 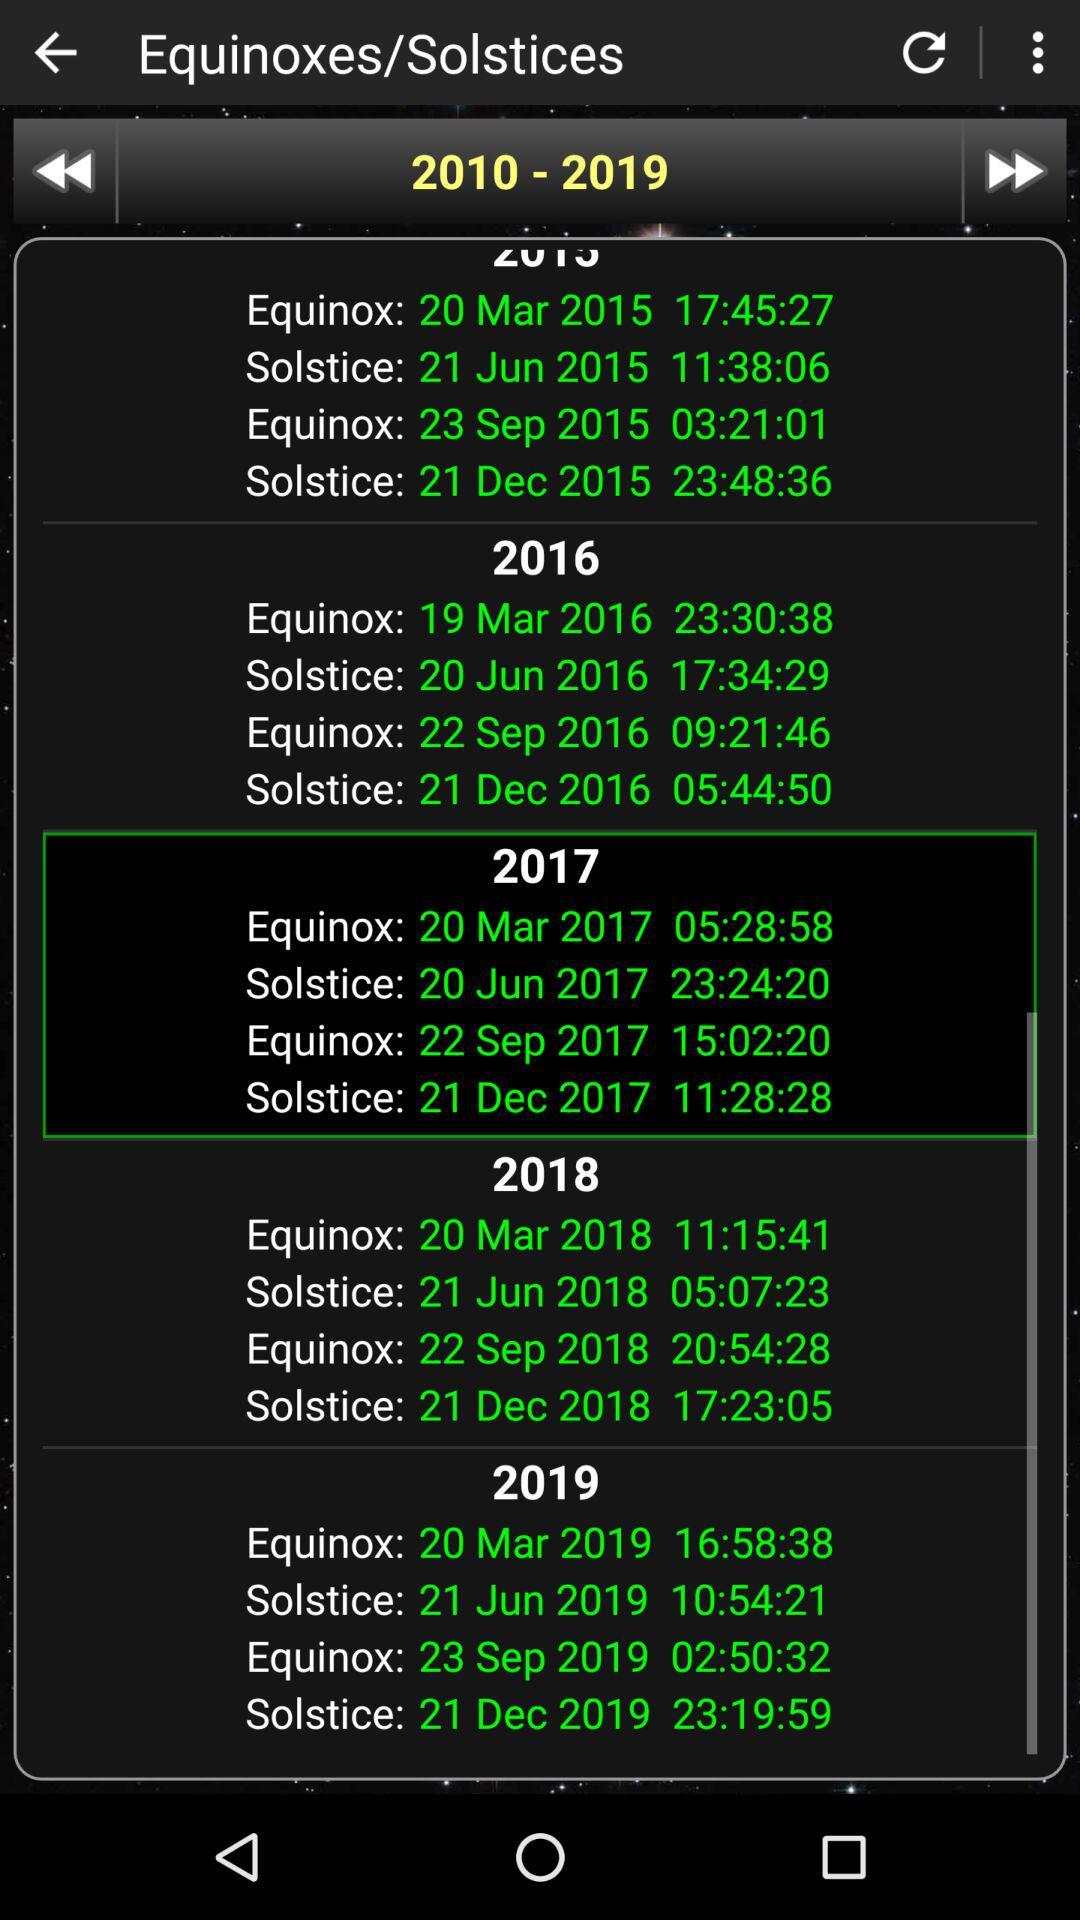 I want to click on menu, so click(x=1036, y=52).